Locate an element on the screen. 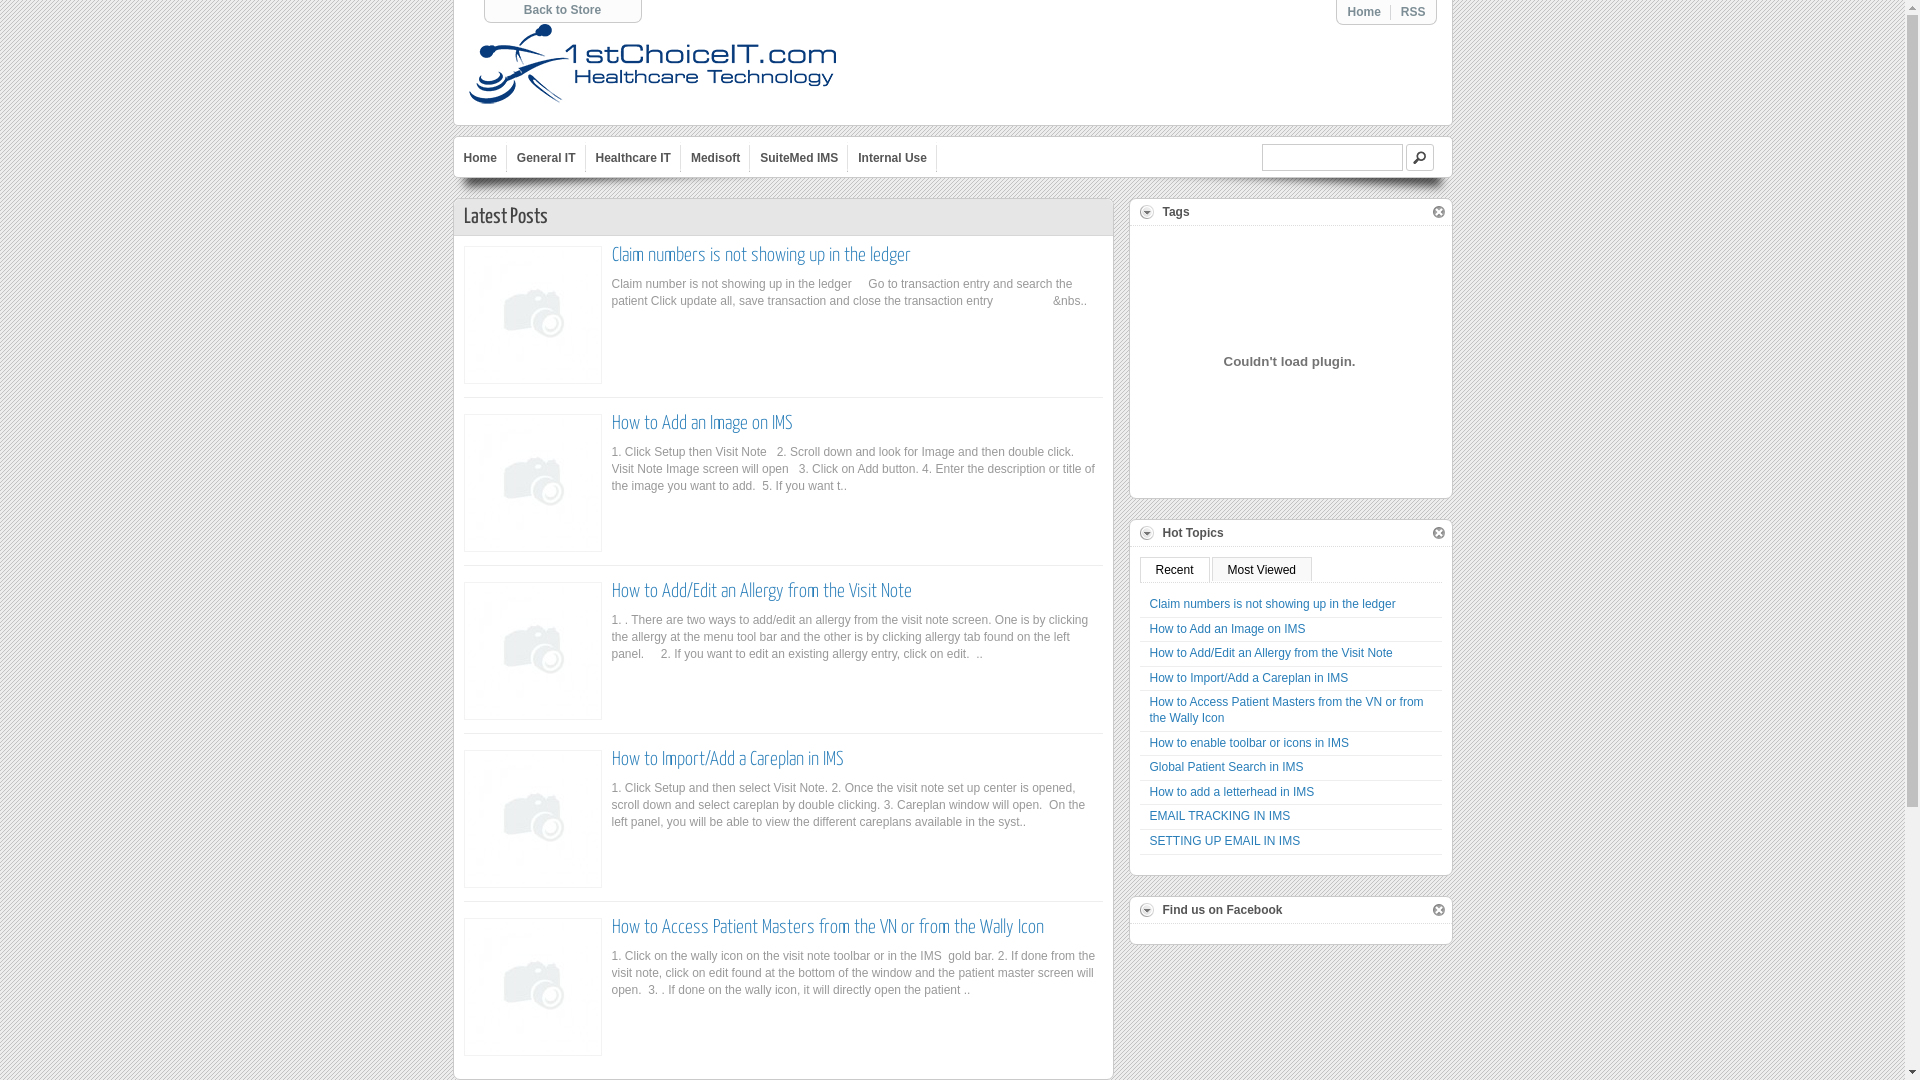 The width and height of the screenshot is (1920, 1080). 'Recent' is located at coordinates (1140, 569).